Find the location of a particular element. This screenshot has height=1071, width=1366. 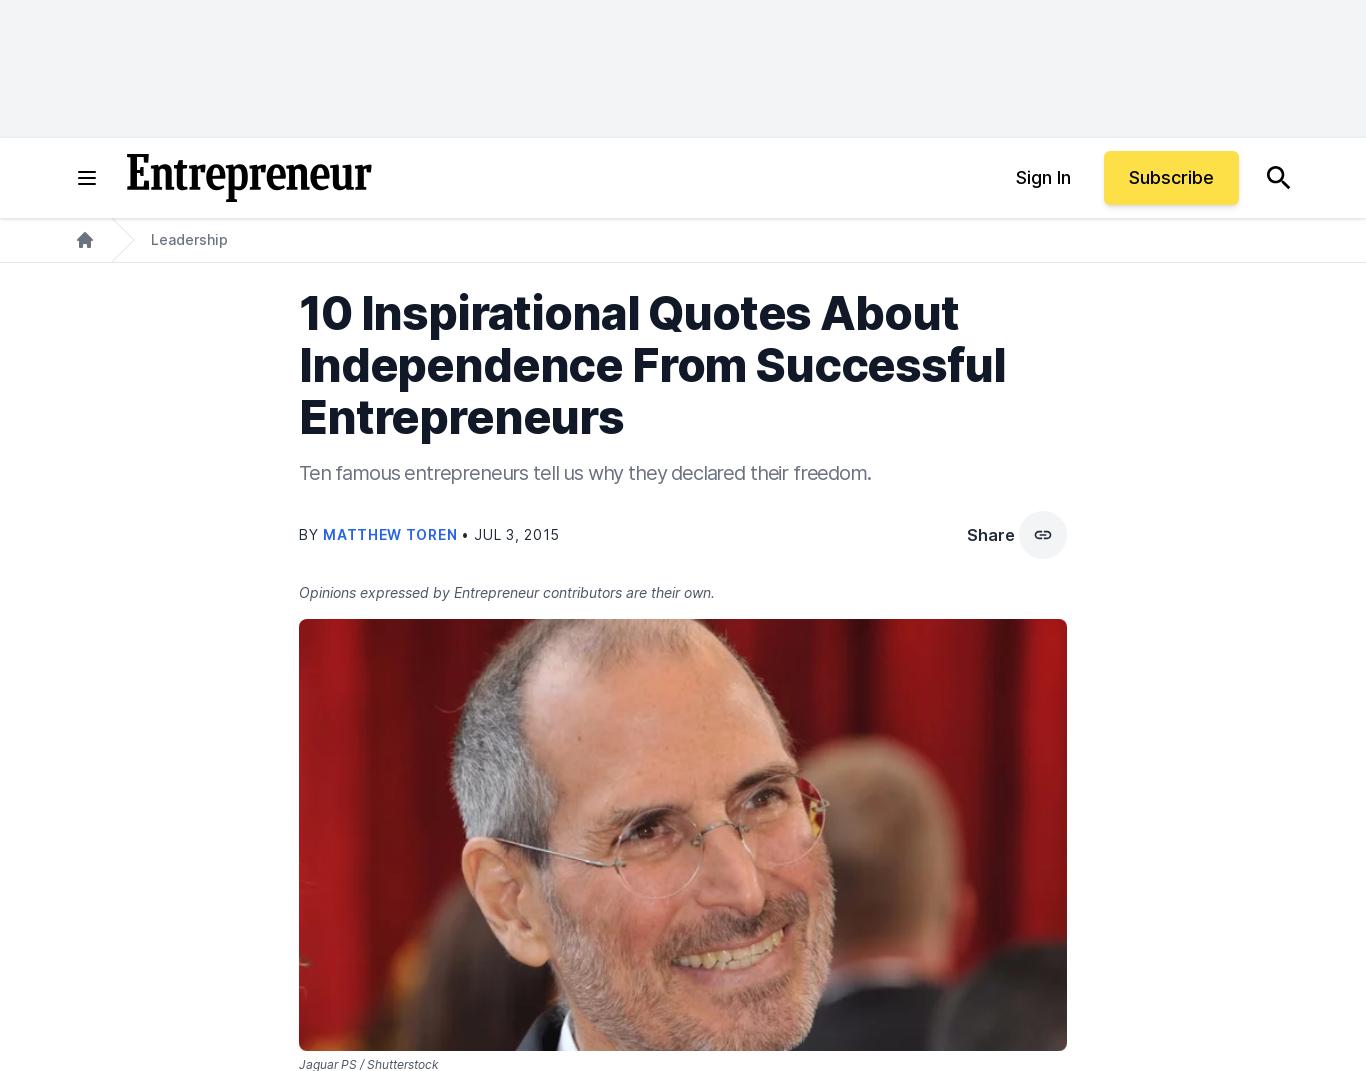

'Why You Should Drink Coffee Before You Nap' is located at coordinates (572, 672).